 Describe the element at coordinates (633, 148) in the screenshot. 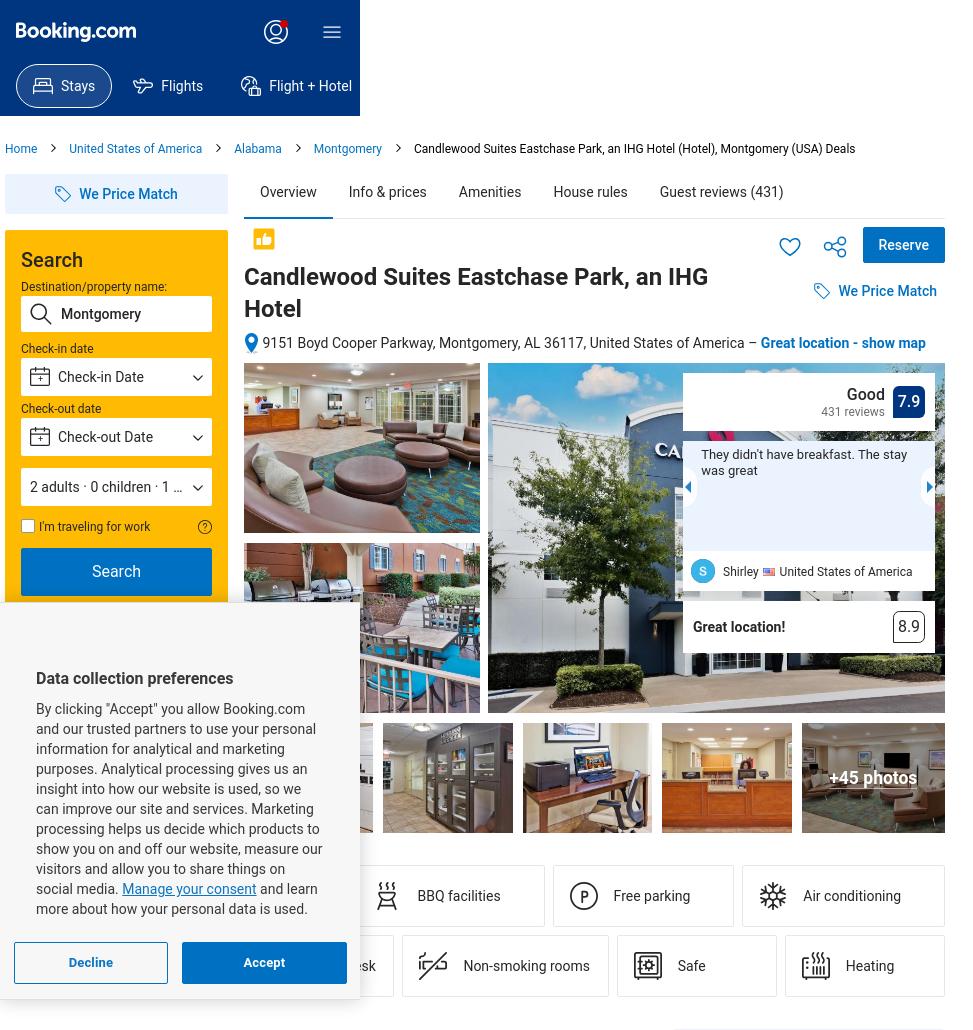

I see `'Candlewood Suites Eastchase Park, an IHG Hotel (Hotel), Montgomery (USA) Deals'` at that location.